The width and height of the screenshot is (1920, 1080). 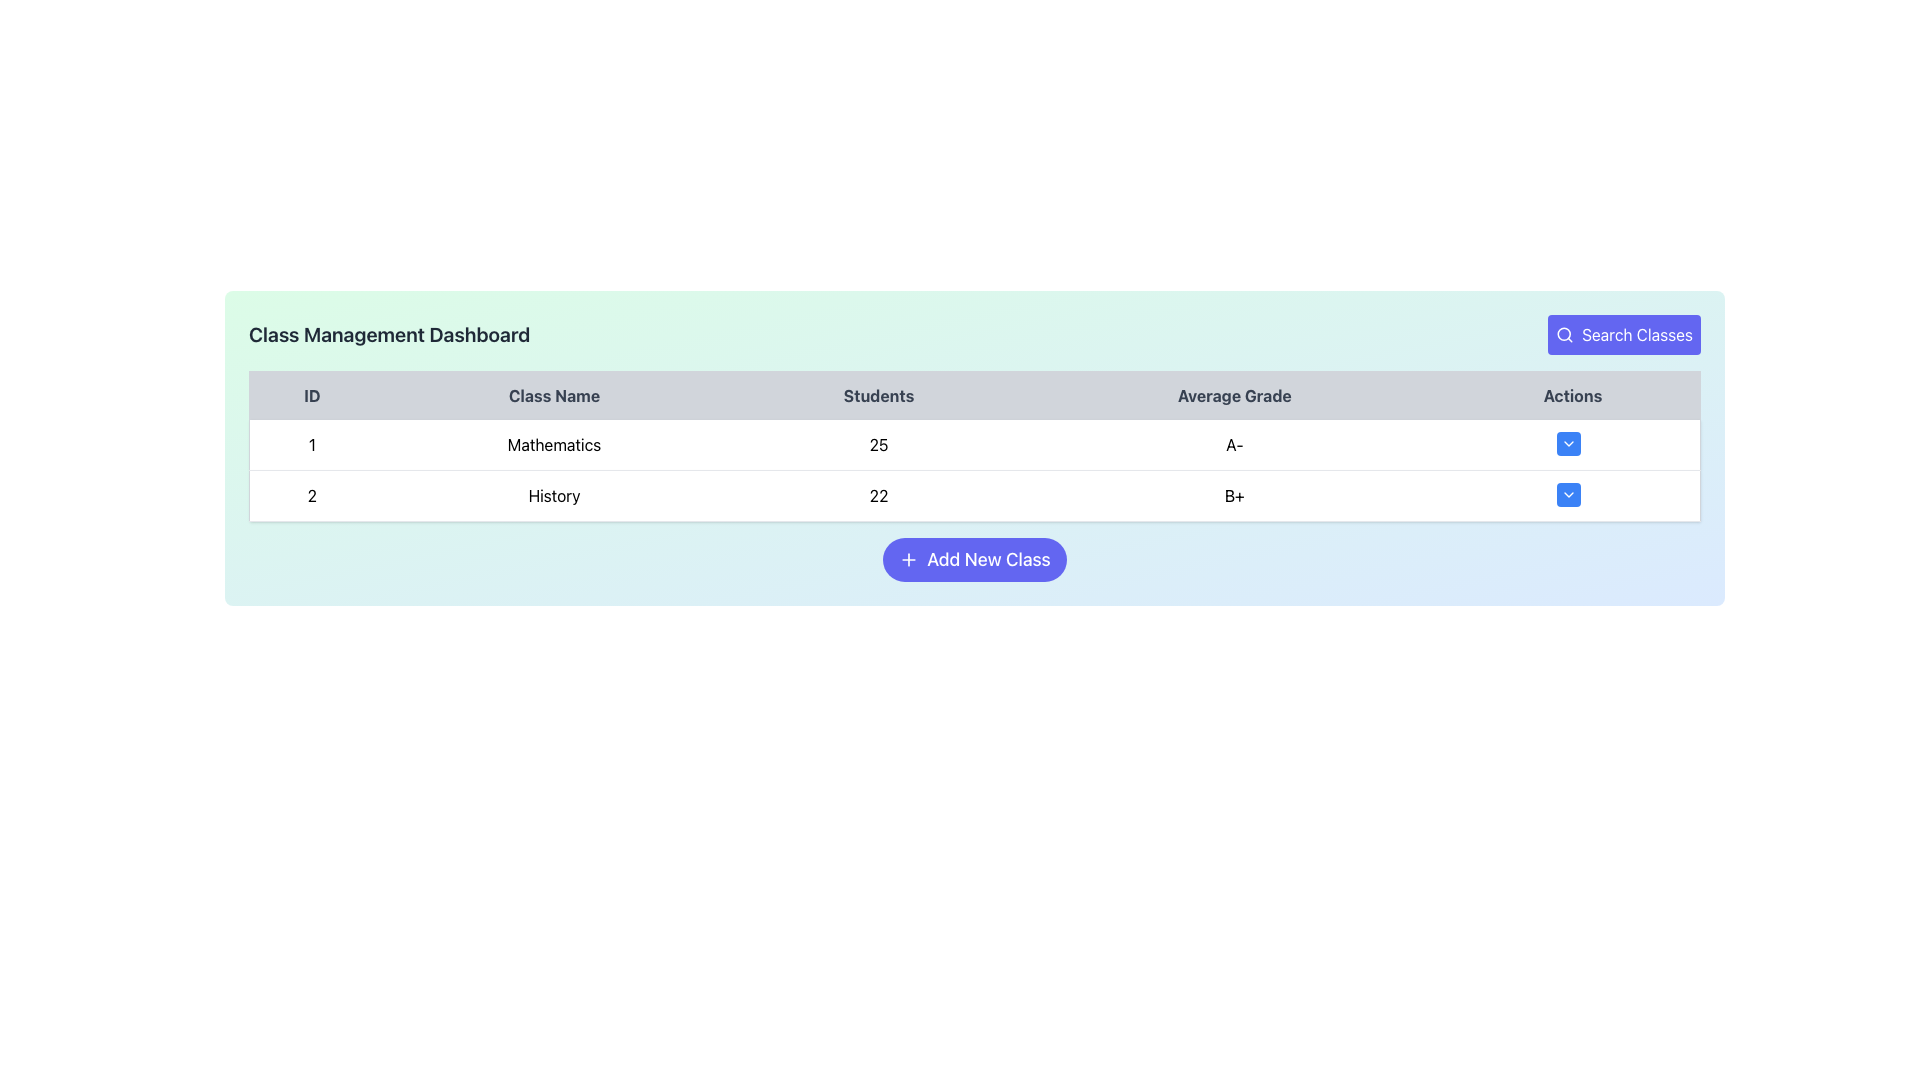 What do you see at coordinates (389, 334) in the screenshot?
I see `text 'Class Management Dashboard' which is prominently displayed in a larger, bold font at the top-left portion of the interface` at bounding box center [389, 334].